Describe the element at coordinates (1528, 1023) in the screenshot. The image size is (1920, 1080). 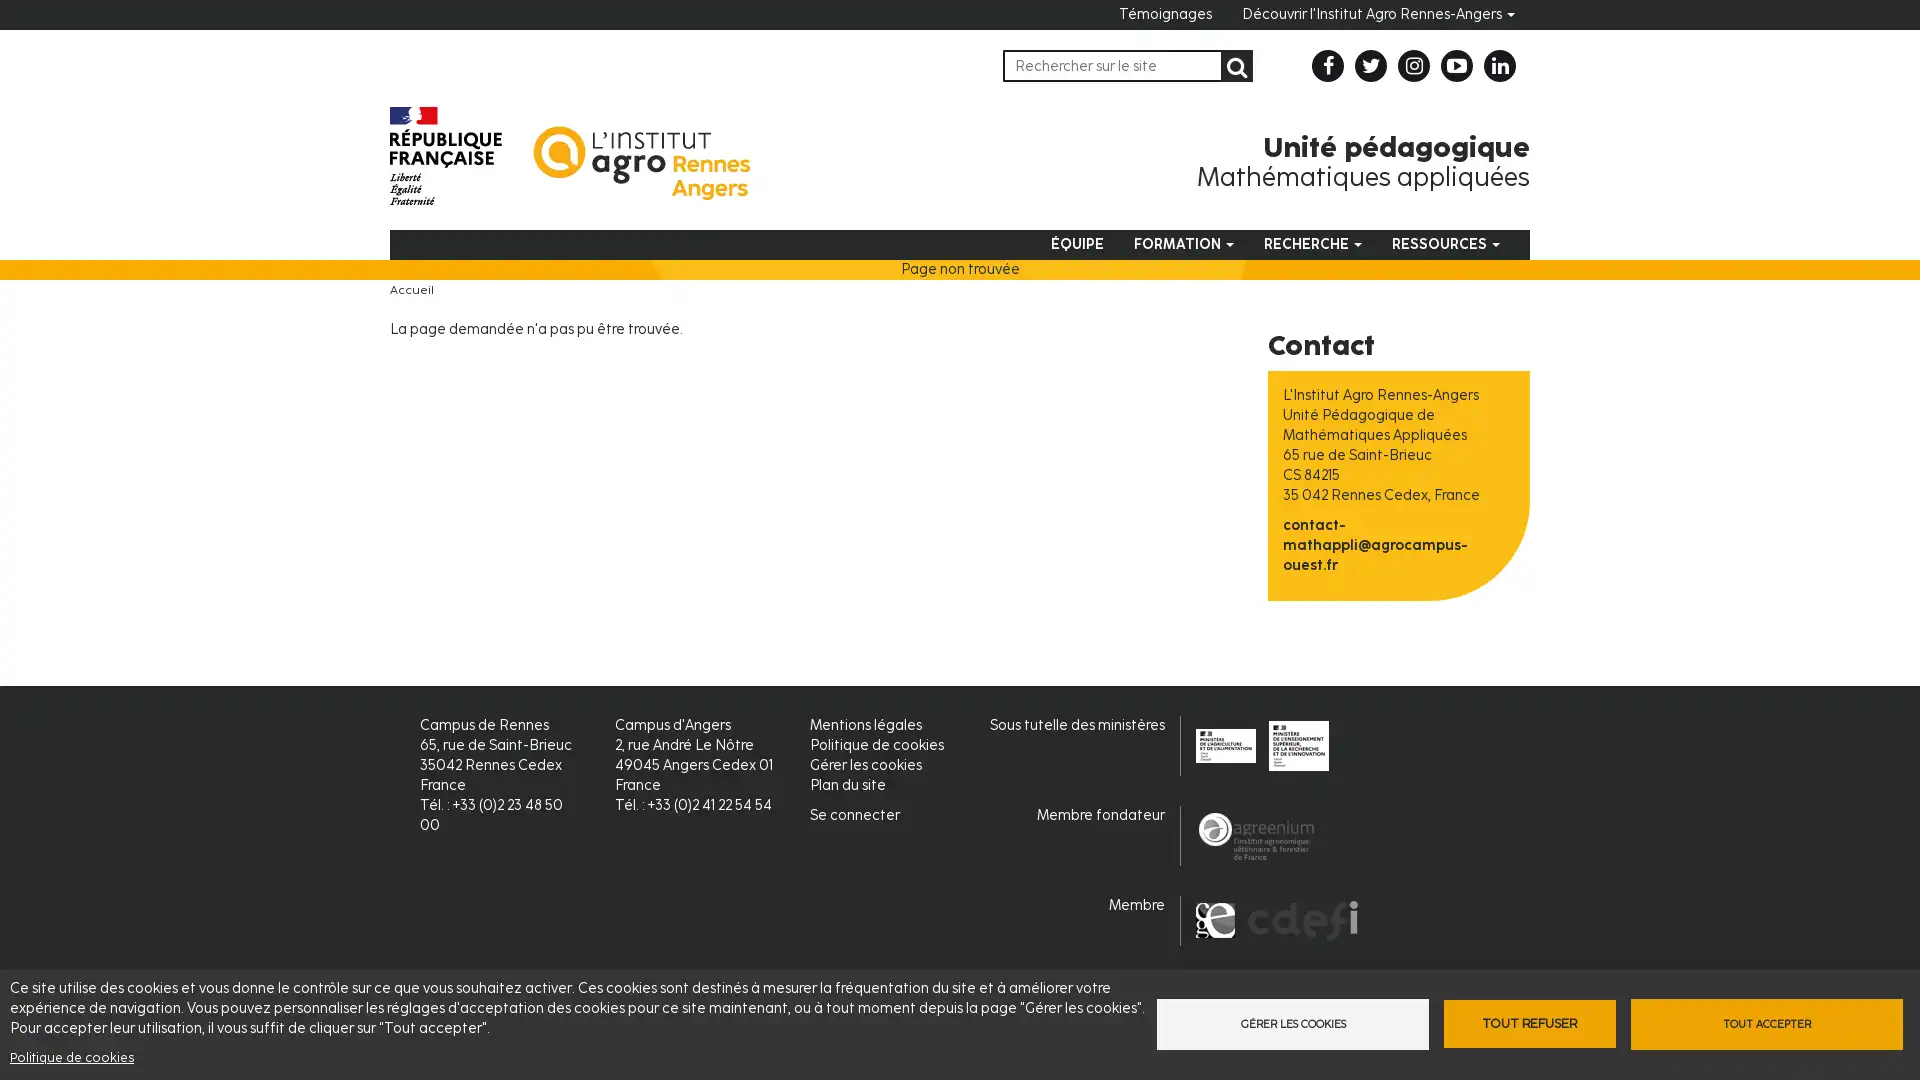
I see `TOUT REFUSER` at that location.